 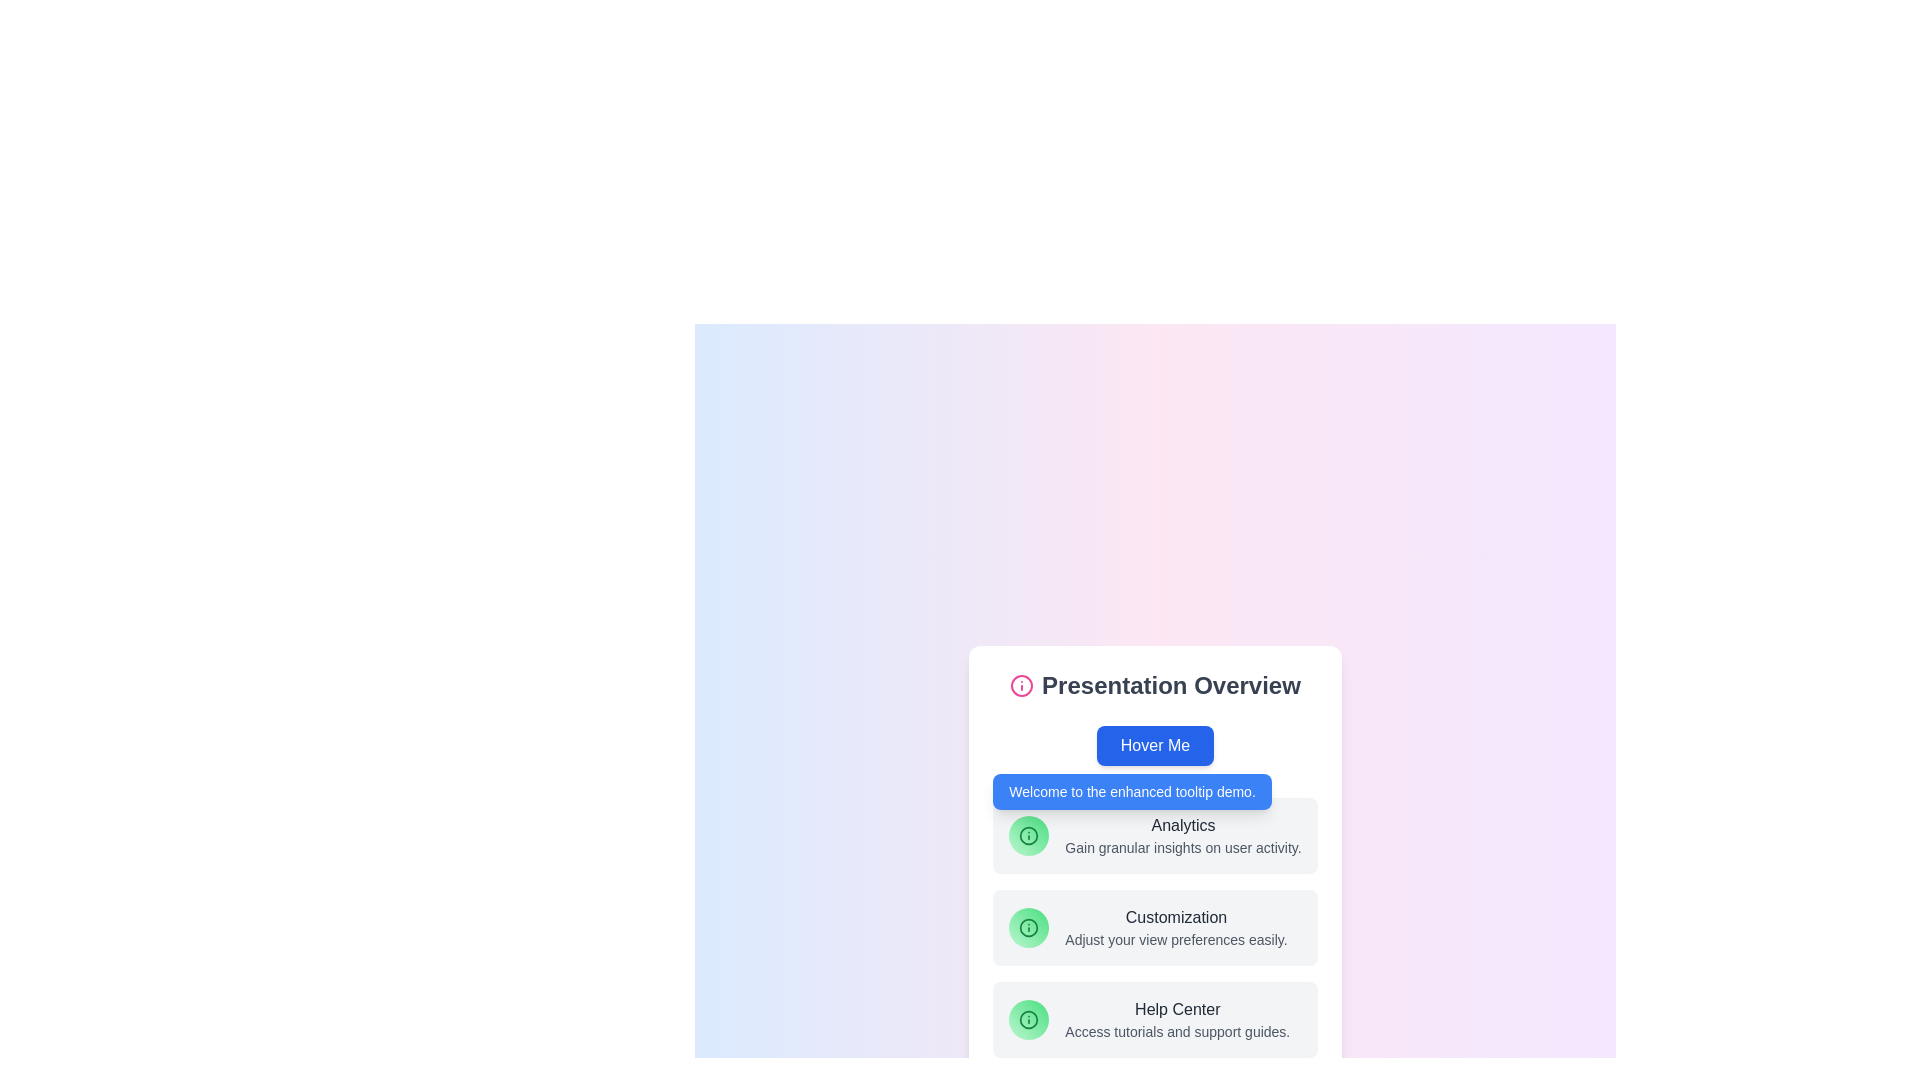 I want to click on the SVG circle element that is a circular outline within the green icon of the 'Help Center' list item, so click(x=1029, y=1019).